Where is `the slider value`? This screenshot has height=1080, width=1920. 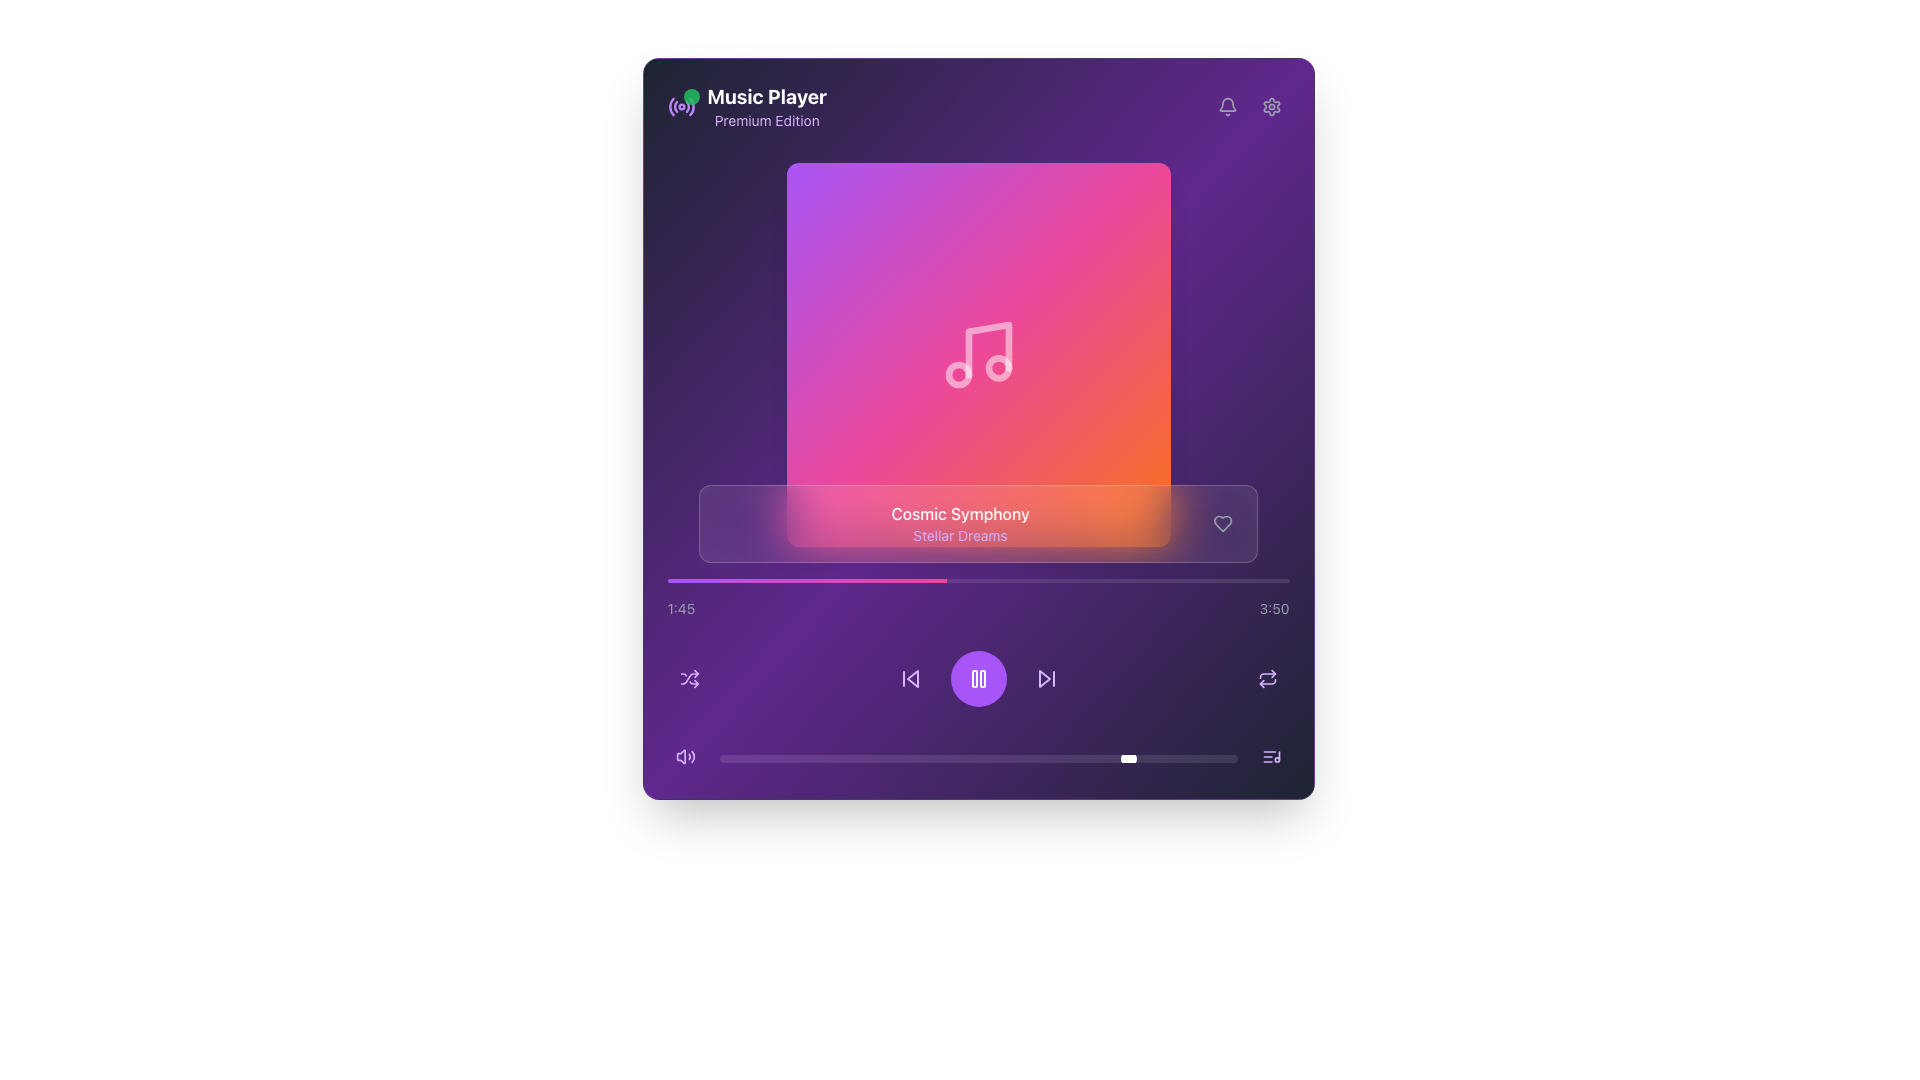
the slider value is located at coordinates (1004, 759).